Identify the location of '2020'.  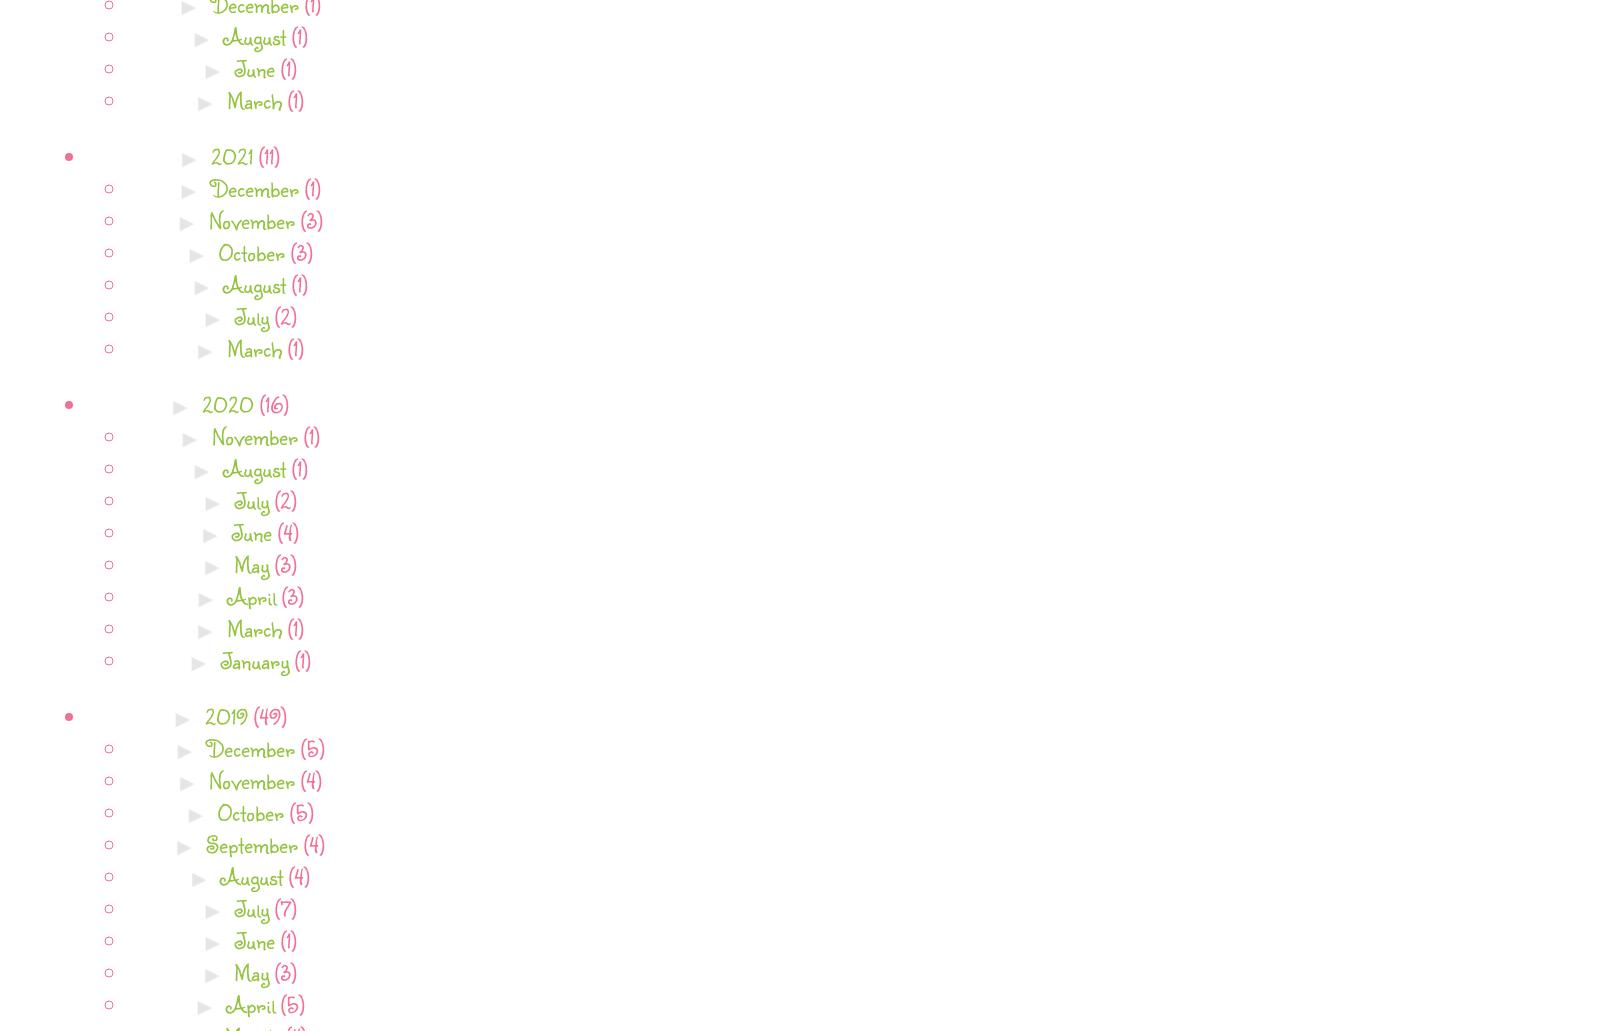
(231, 402).